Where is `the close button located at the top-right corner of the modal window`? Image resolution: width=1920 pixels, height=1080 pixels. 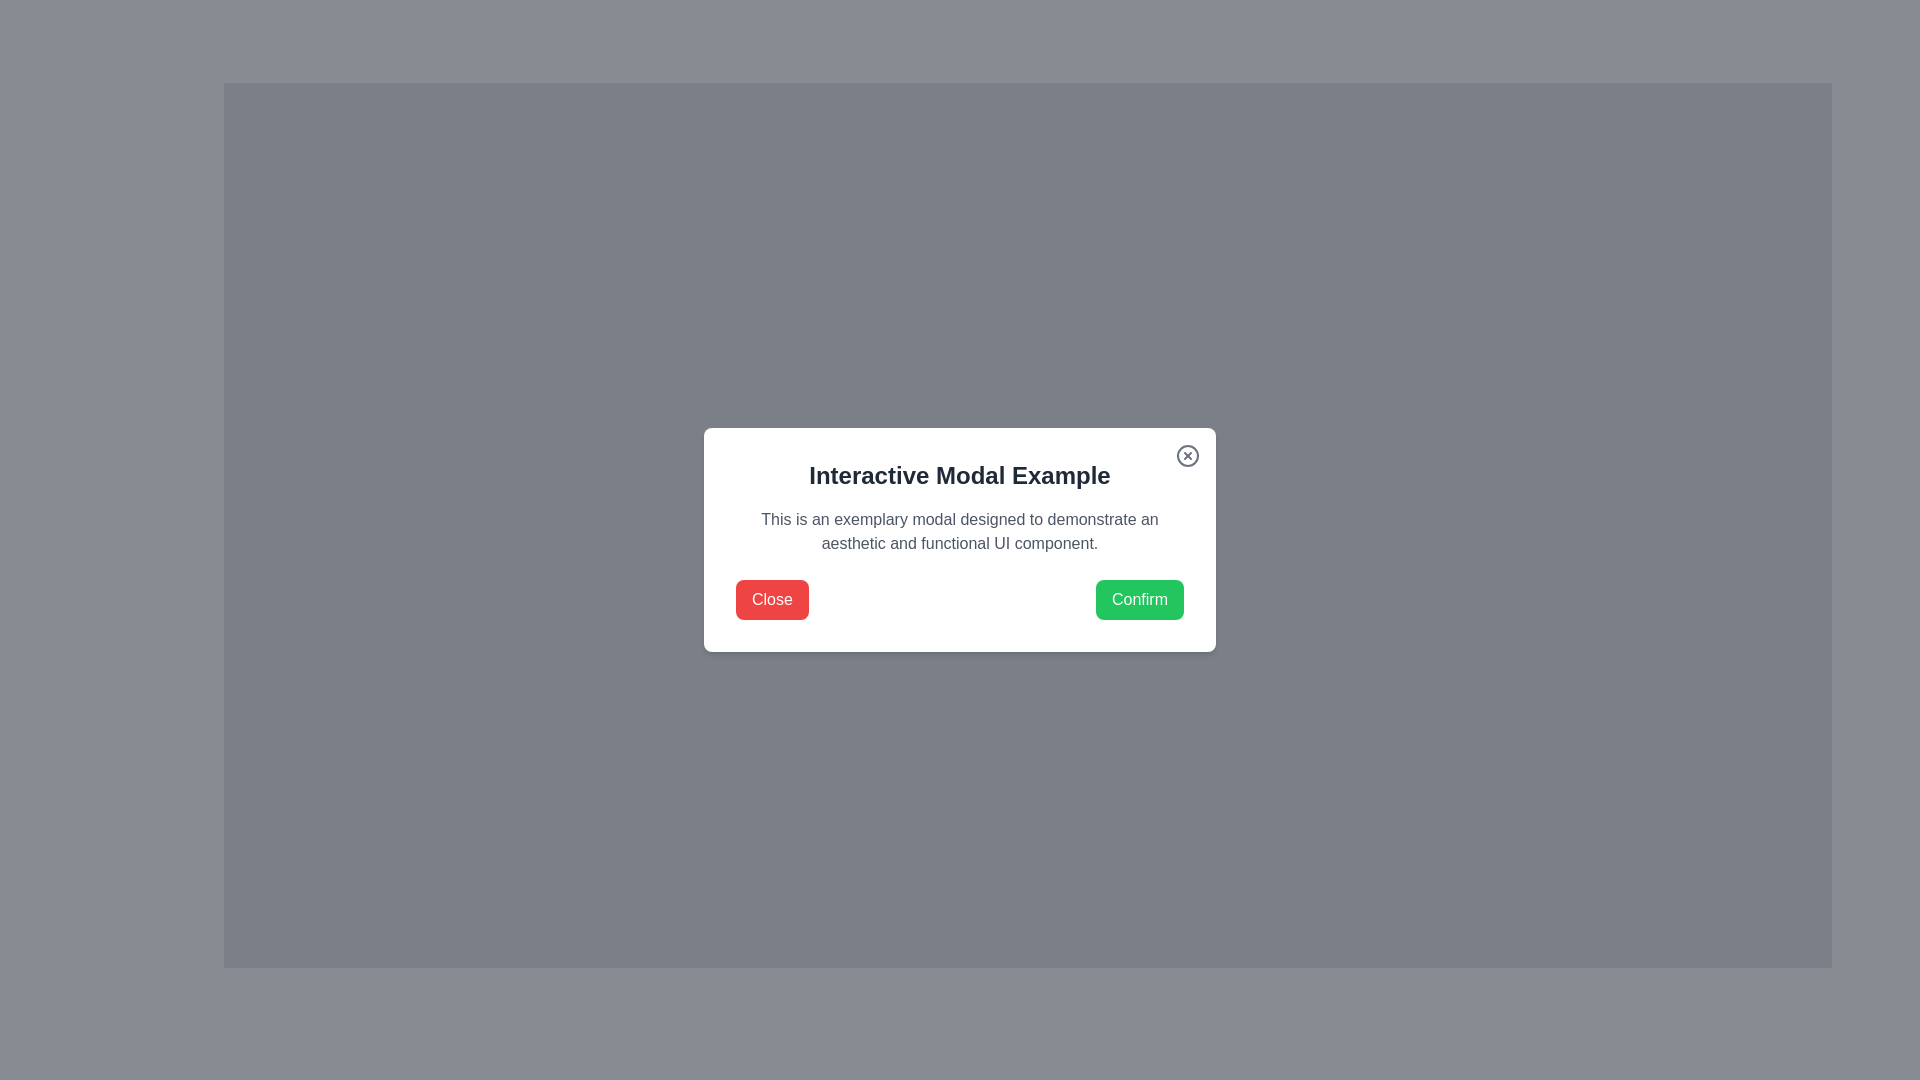 the close button located at the top-right corner of the modal window is located at coordinates (1188, 455).